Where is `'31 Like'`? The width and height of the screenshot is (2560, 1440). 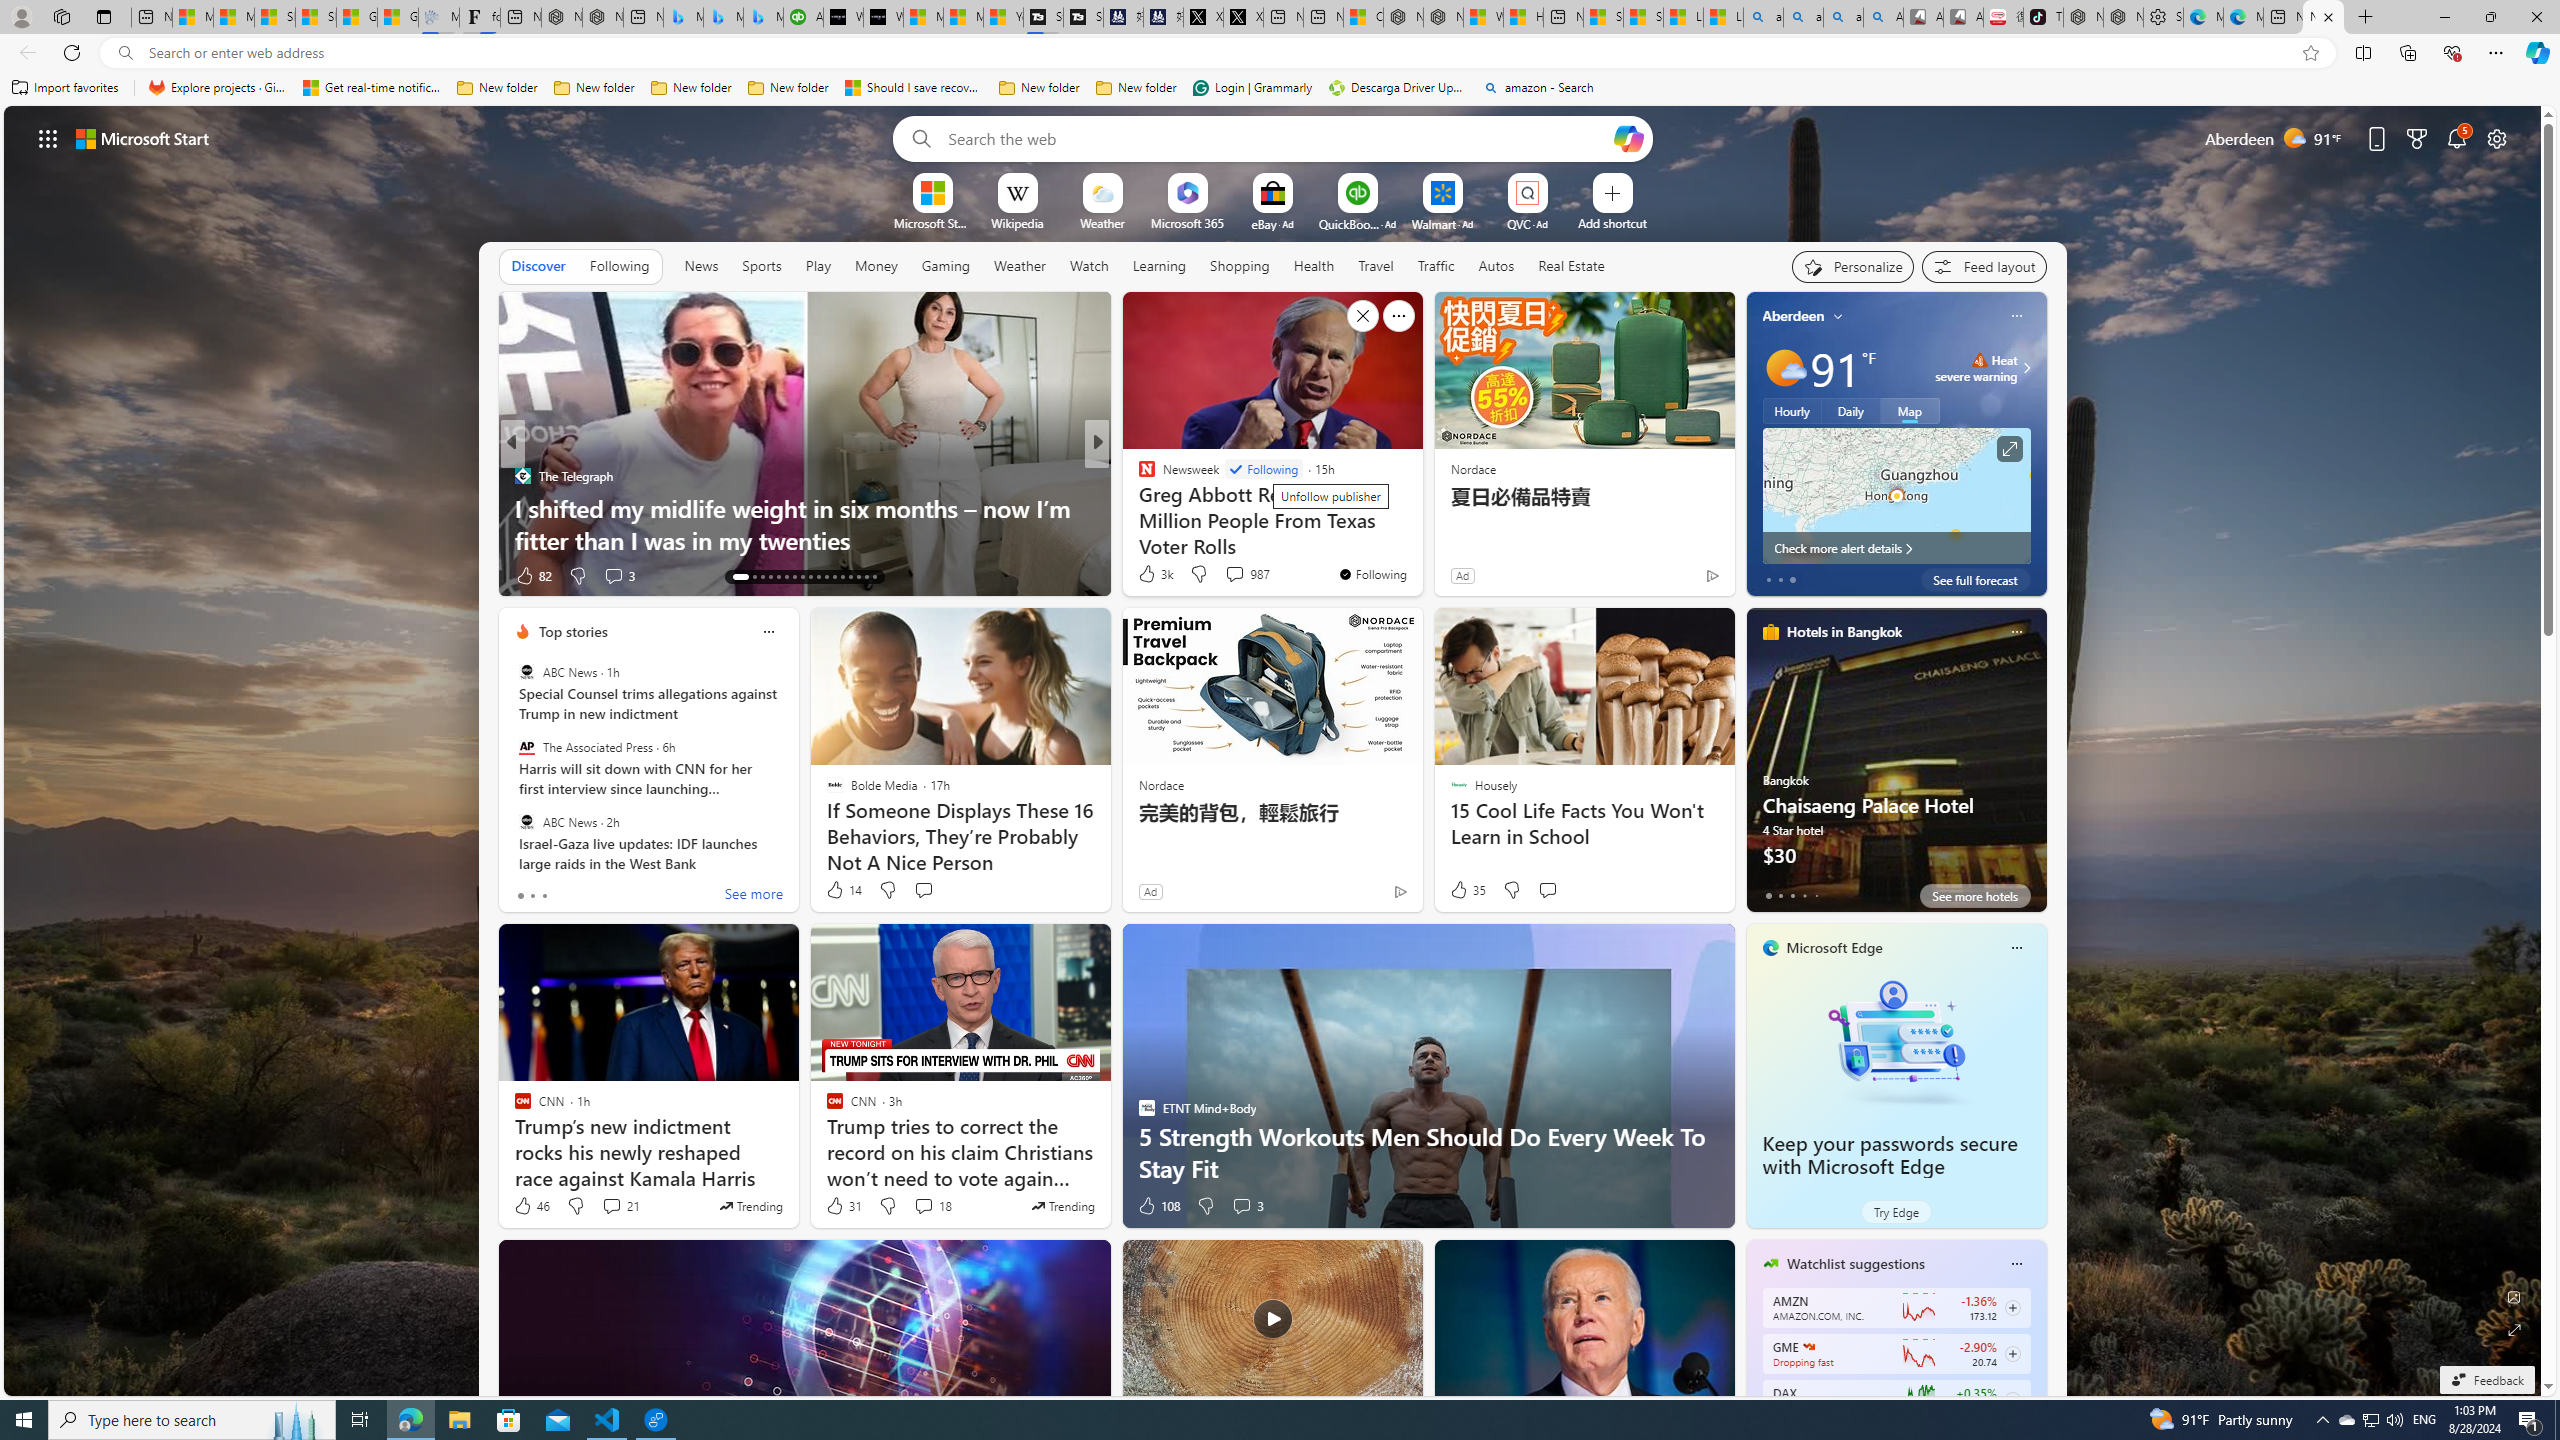
'31 Like' is located at coordinates (843, 1206).